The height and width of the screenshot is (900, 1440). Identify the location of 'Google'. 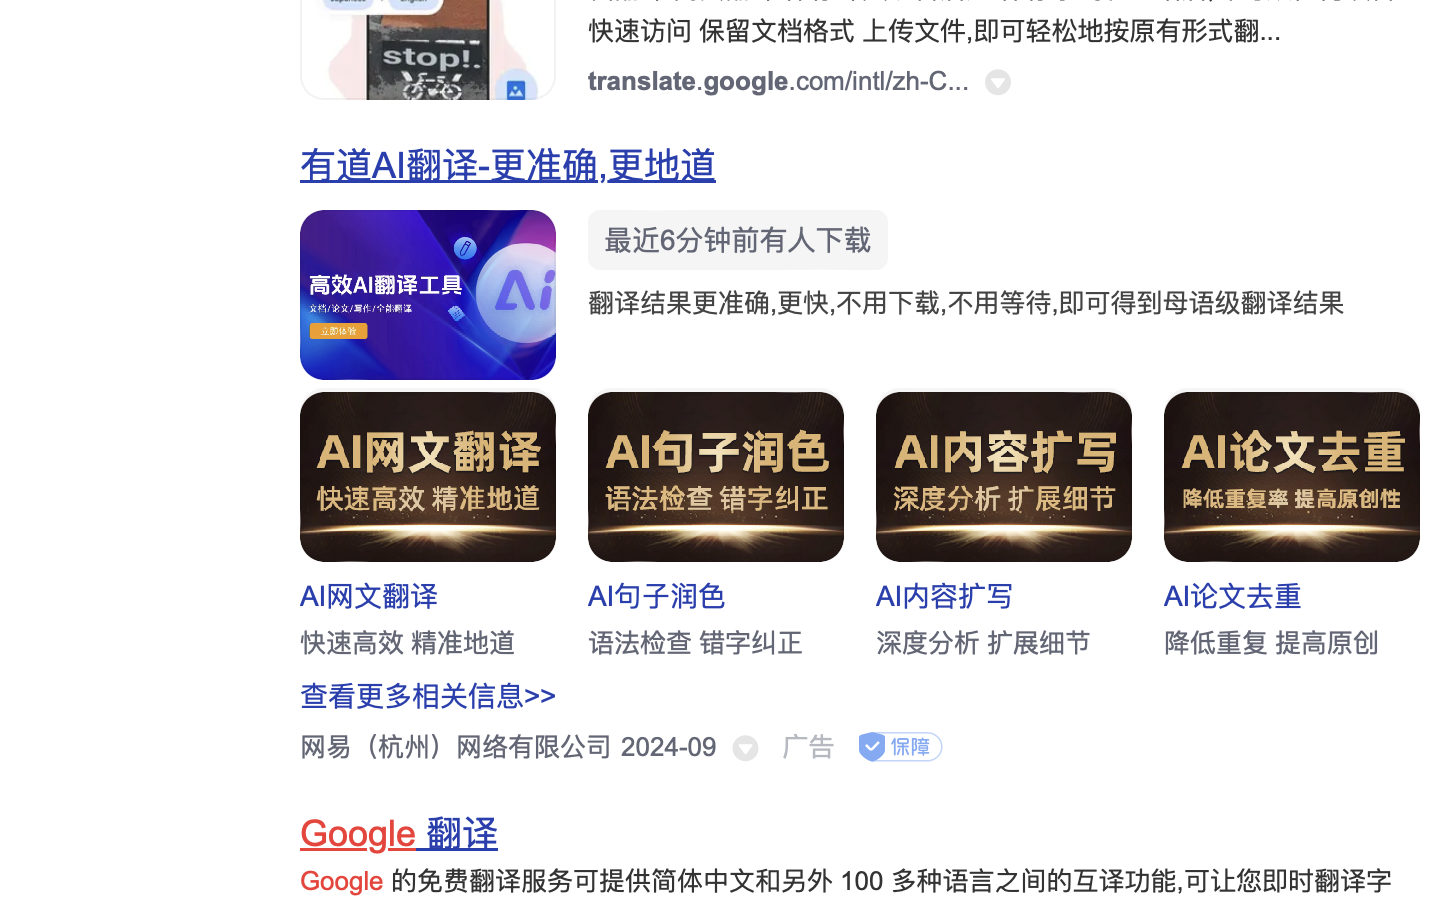
(358, 834).